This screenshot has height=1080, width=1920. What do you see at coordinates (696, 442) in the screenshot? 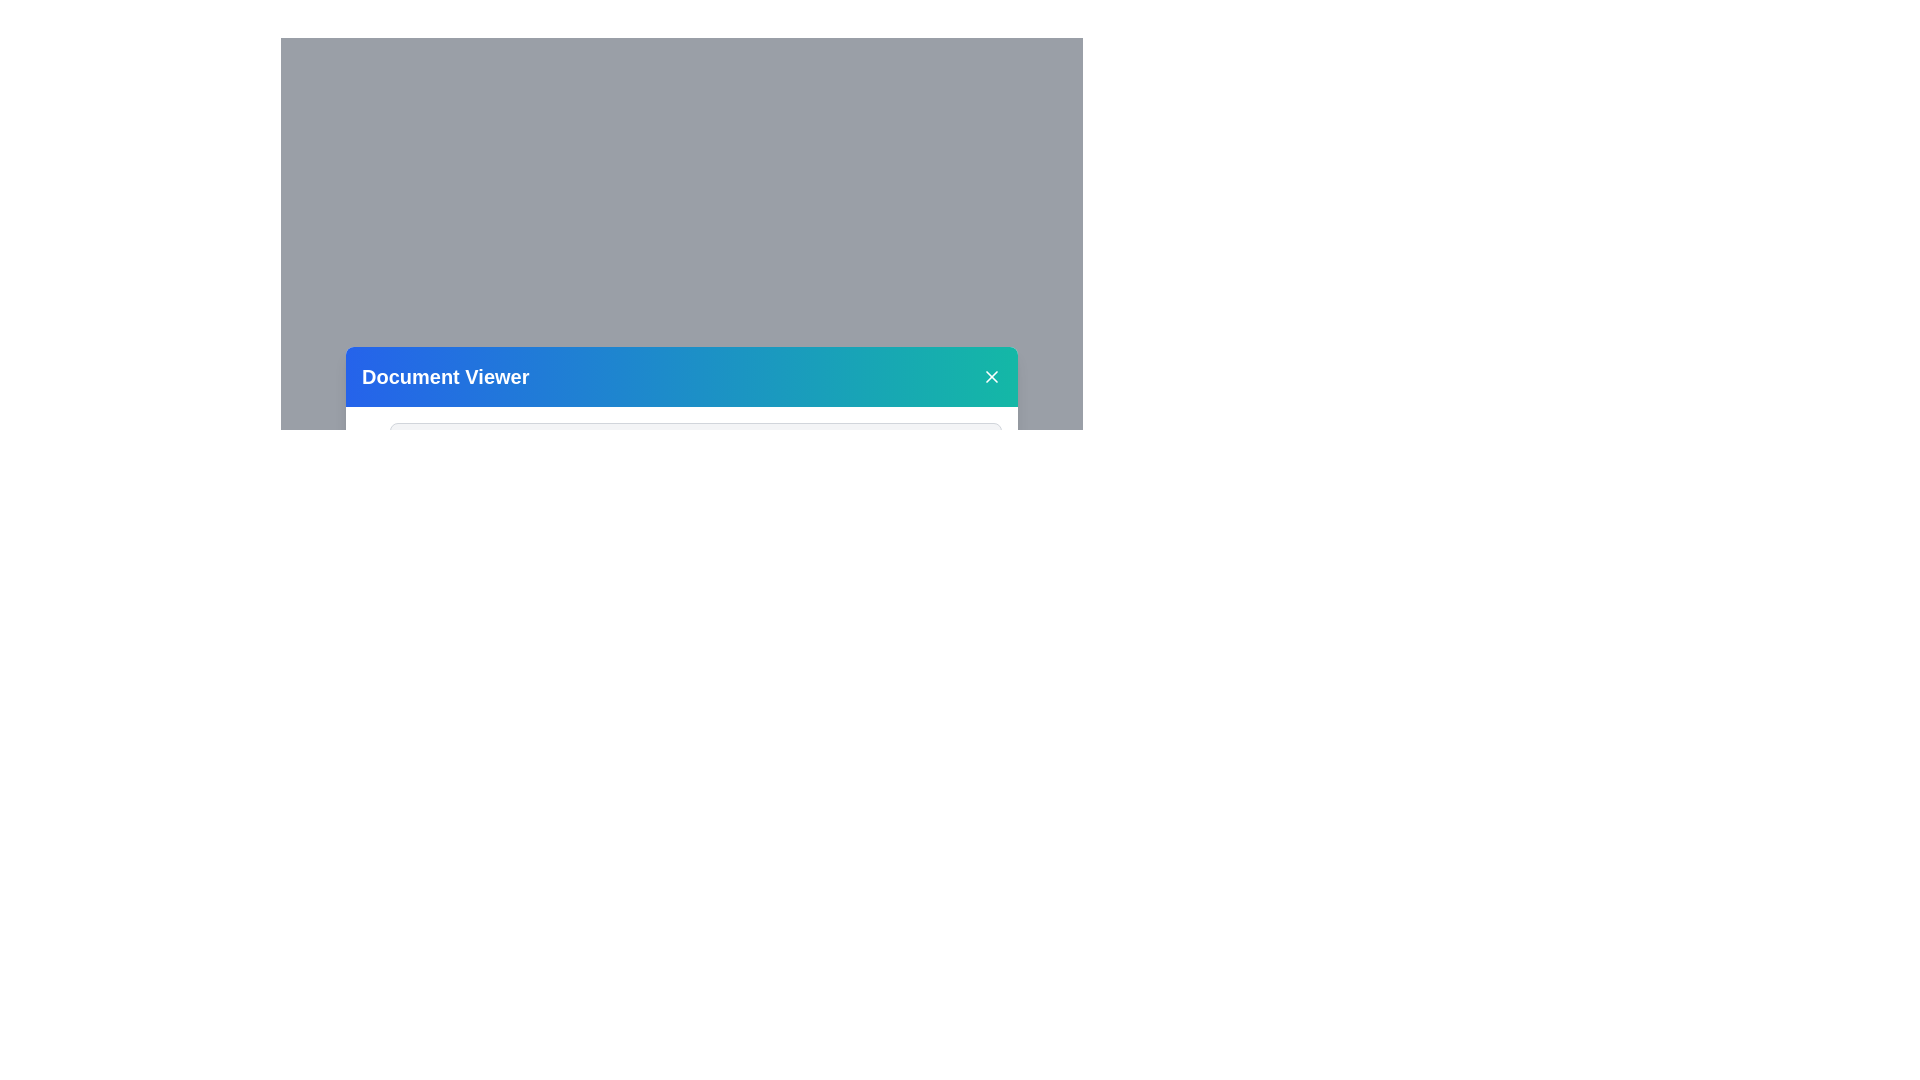
I see `the search input field to focus it` at bounding box center [696, 442].